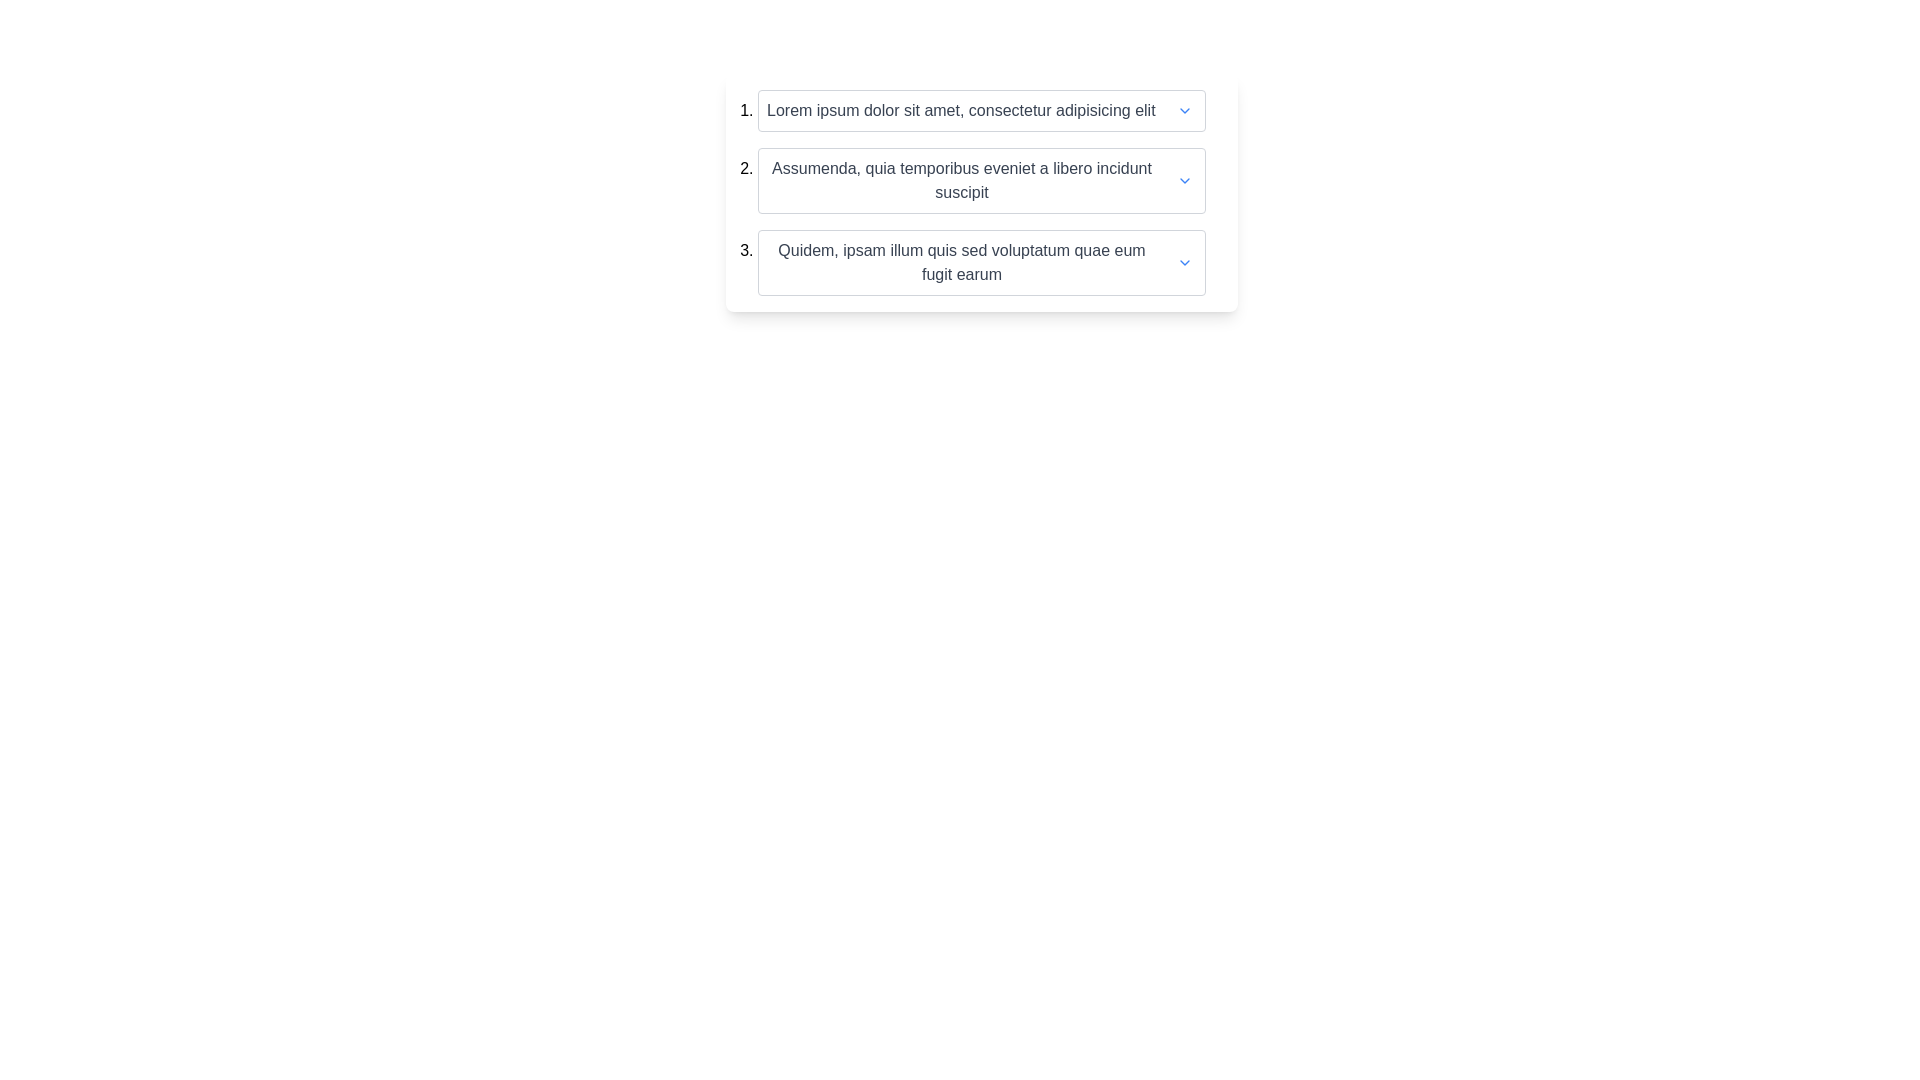  Describe the element at coordinates (1185, 181) in the screenshot. I see `the downward-facing chevron icon` at that location.